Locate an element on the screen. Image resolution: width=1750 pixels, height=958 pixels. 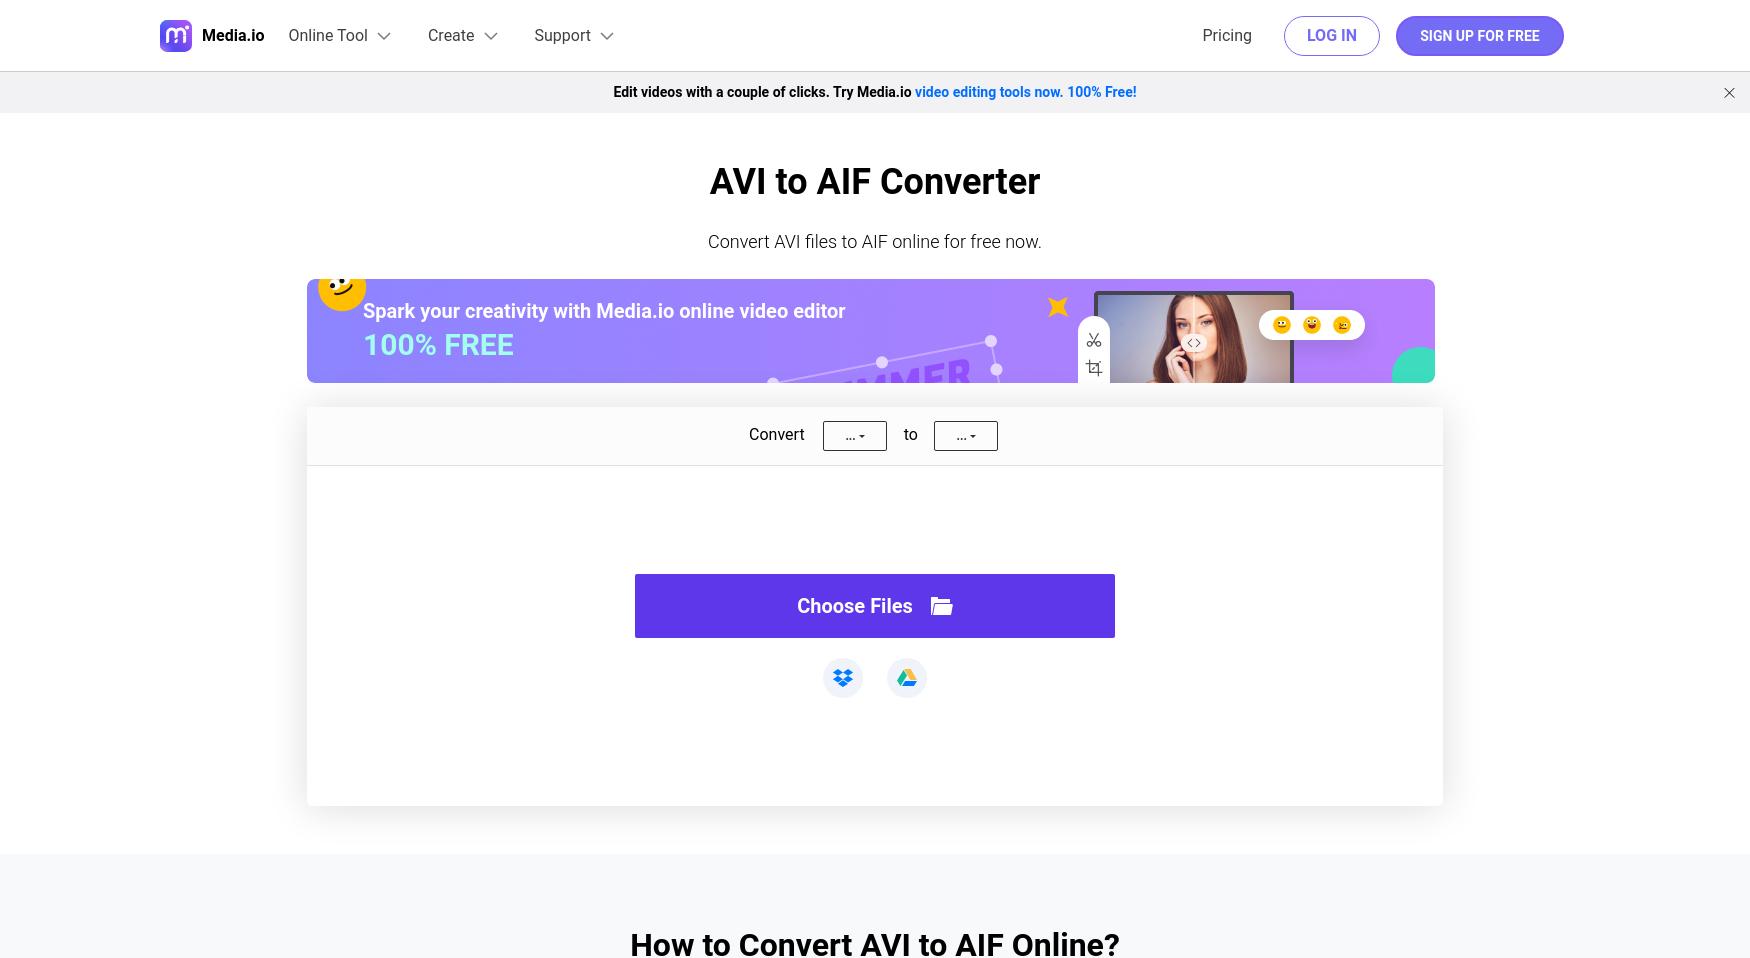
'Support' is located at coordinates (561, 34).